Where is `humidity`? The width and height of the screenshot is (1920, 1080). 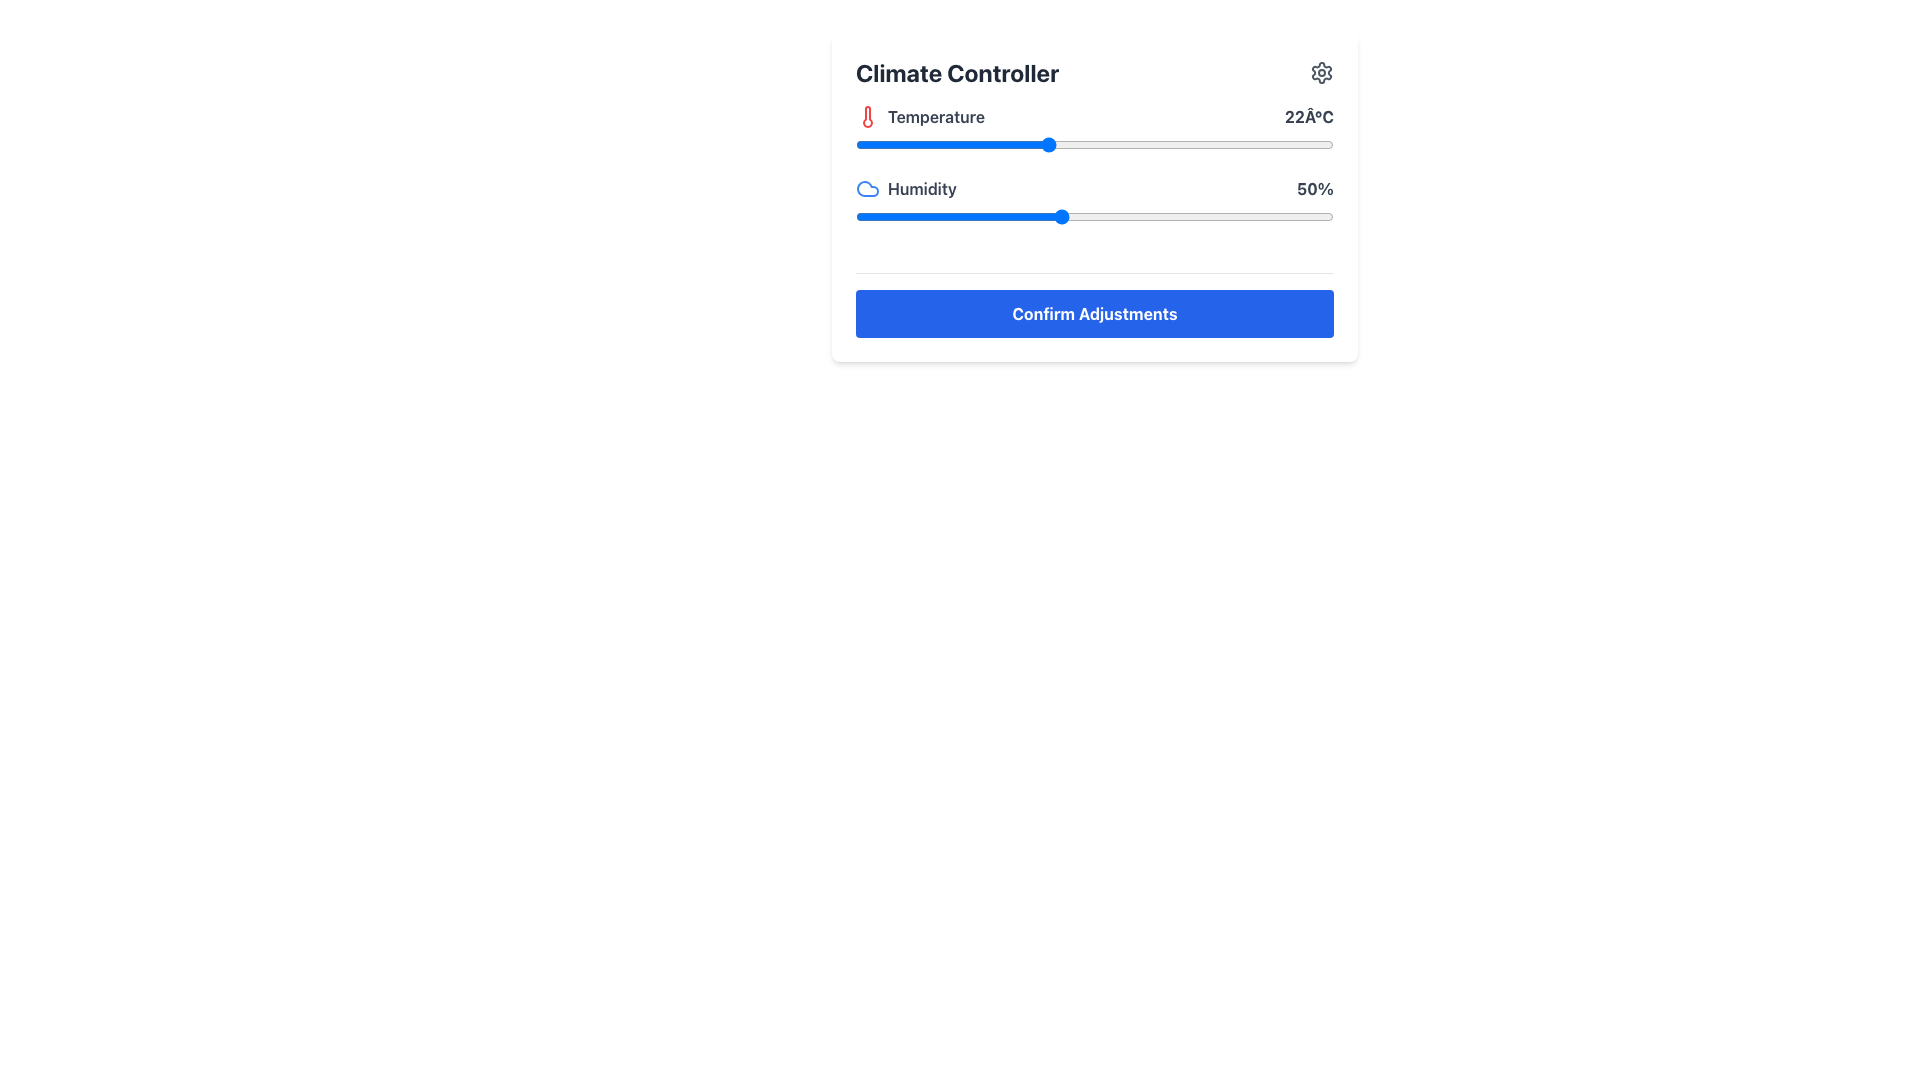
humidity is located at coordinates (1149, 216).